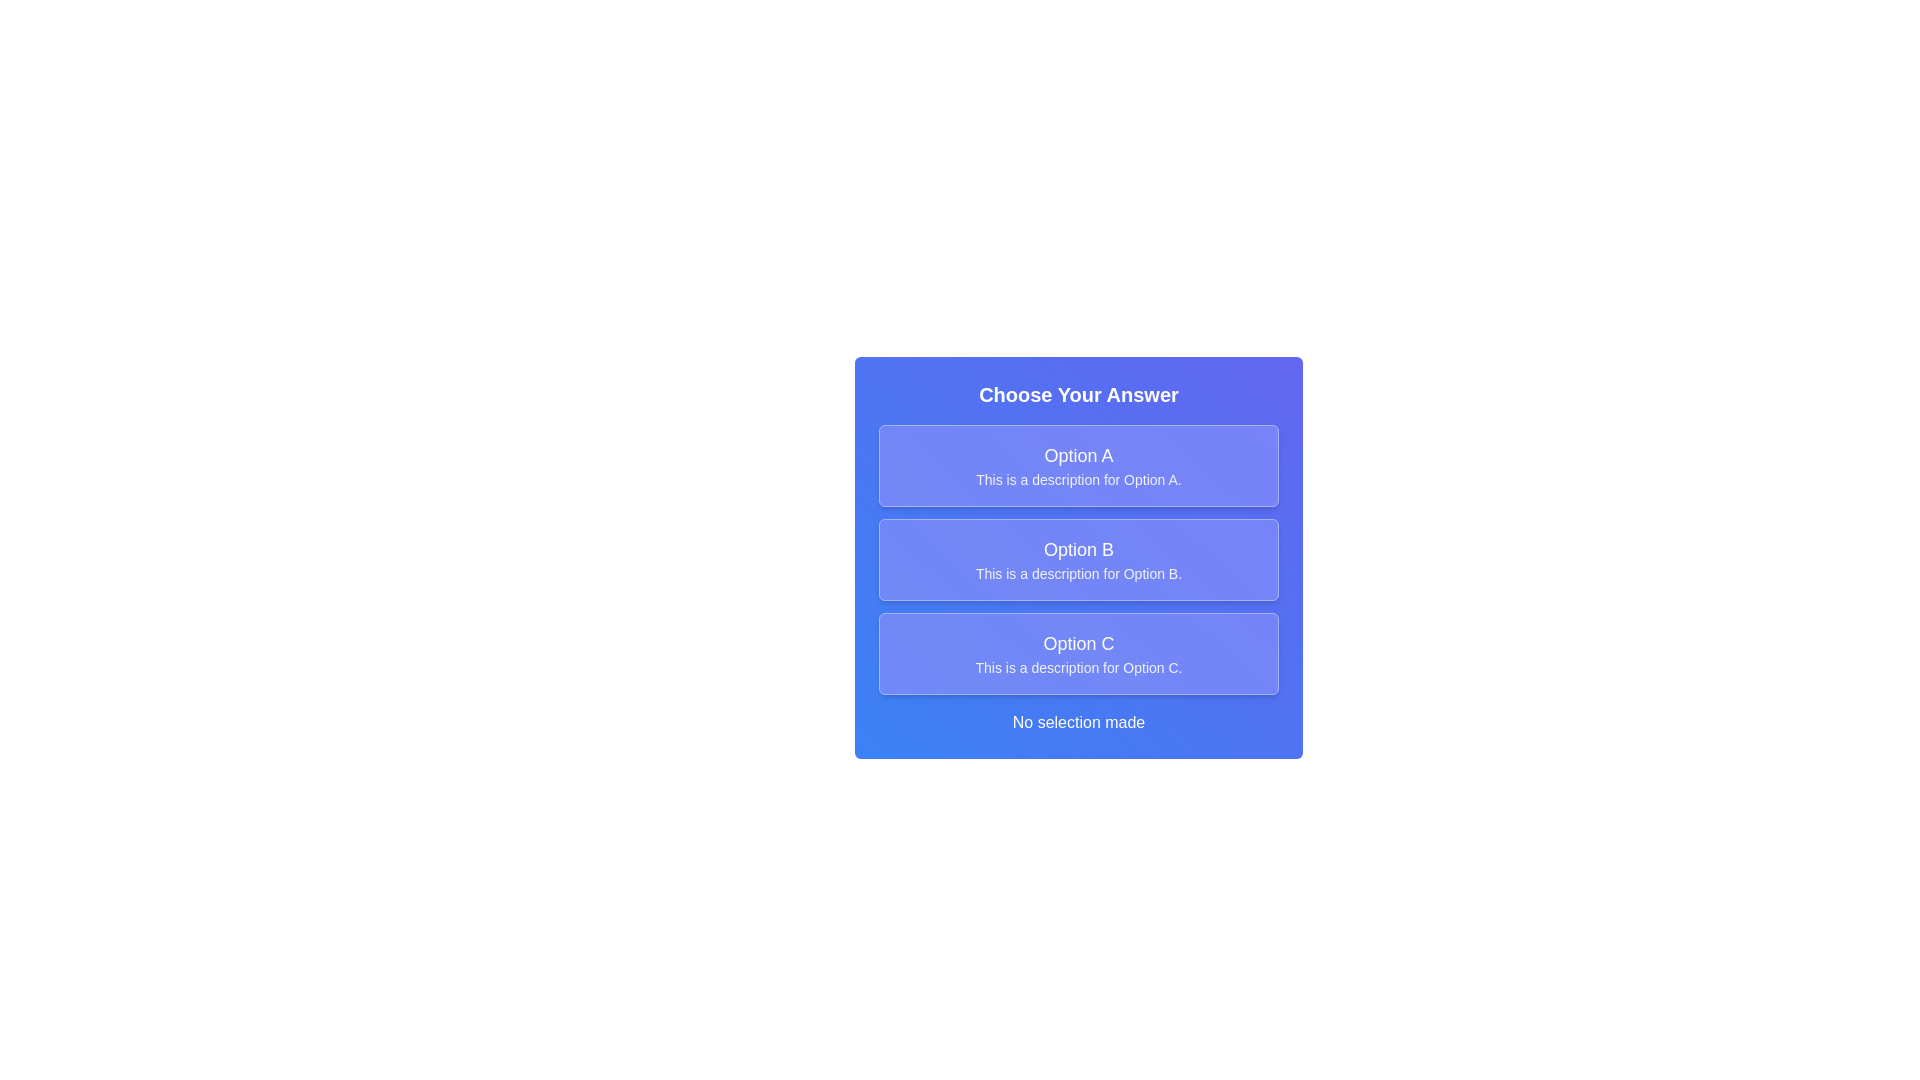 The image size is (1920, 1080). What do you see at coordinates (1078, 644) in the screenshot?
I see `the text label displaying 'Option C', which is prominently styled in white on a blue background and is the third option in a vertical list` at bounding box center [1078, 644].